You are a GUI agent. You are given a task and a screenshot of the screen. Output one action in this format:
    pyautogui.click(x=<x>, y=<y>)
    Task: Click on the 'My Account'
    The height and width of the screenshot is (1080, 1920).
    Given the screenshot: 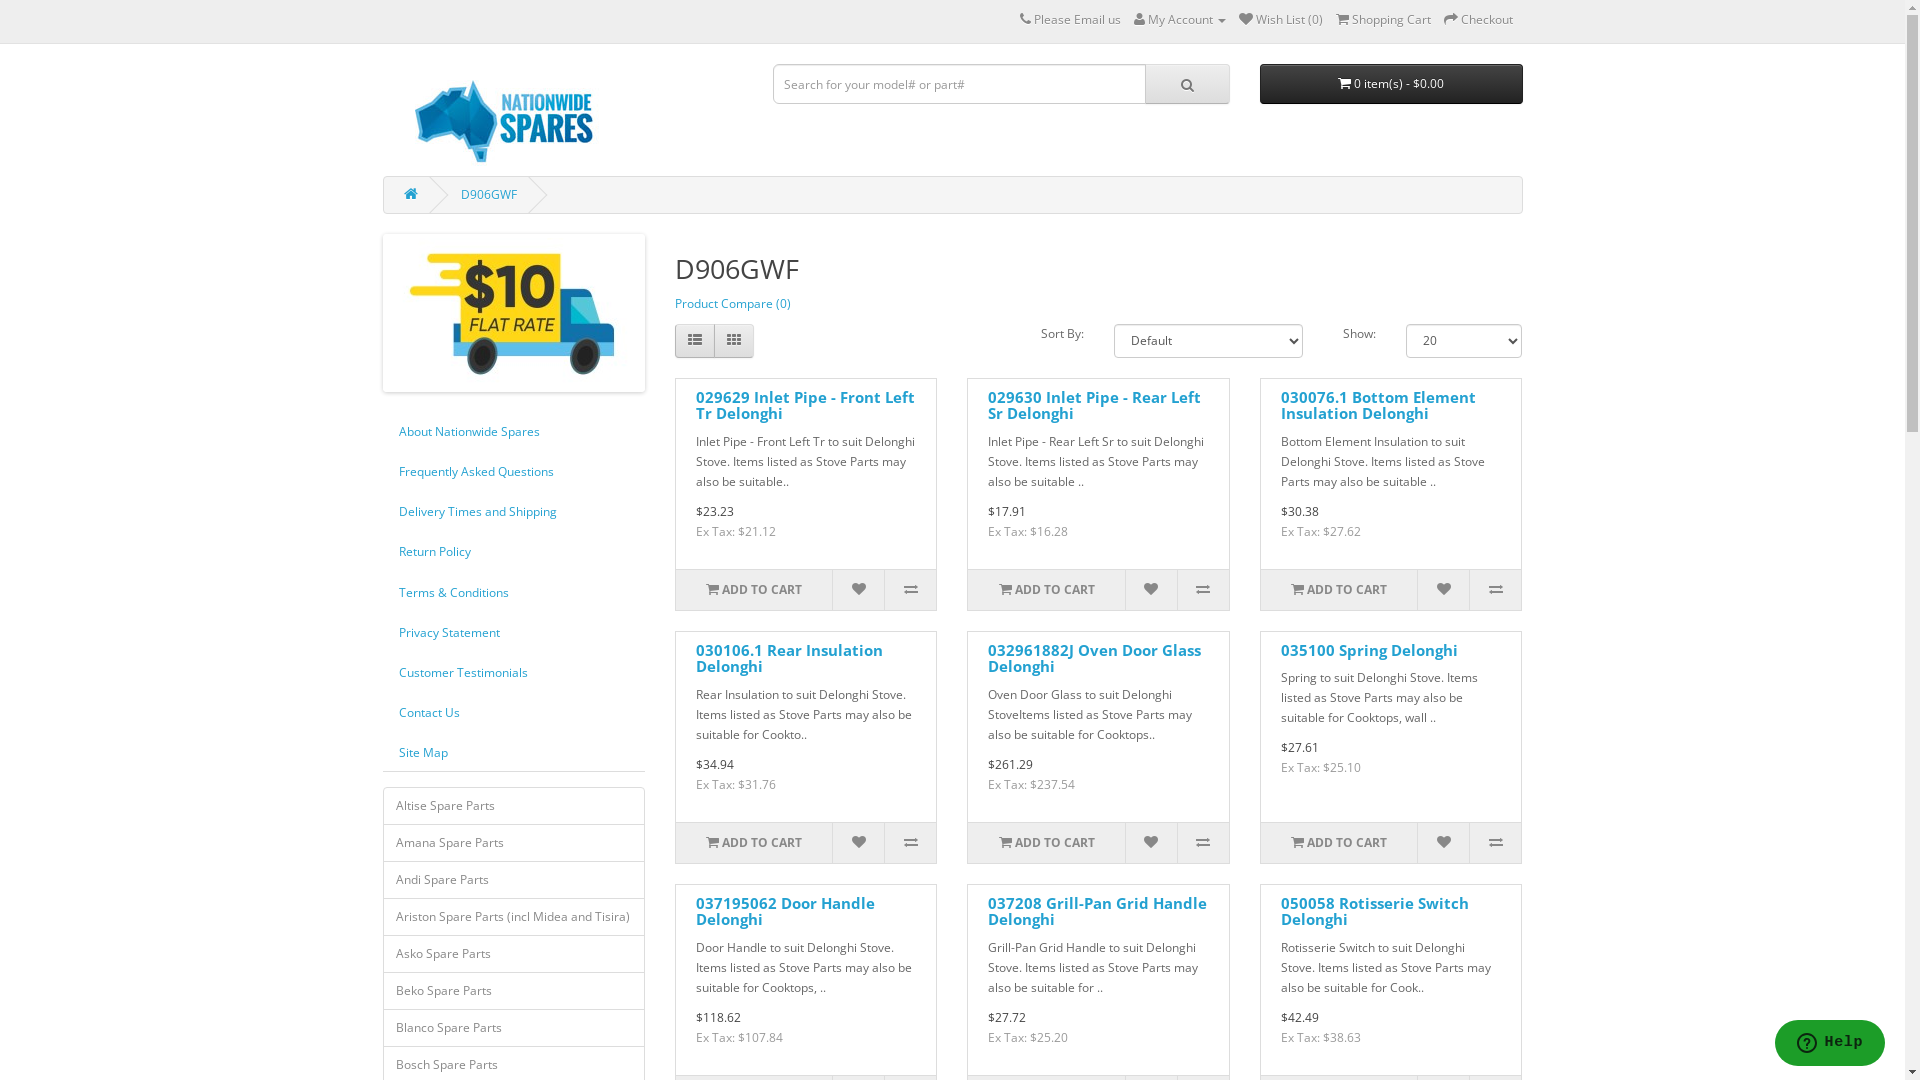 What is the action you would take?
    pyautogui.click(x=1180, y=19)
    